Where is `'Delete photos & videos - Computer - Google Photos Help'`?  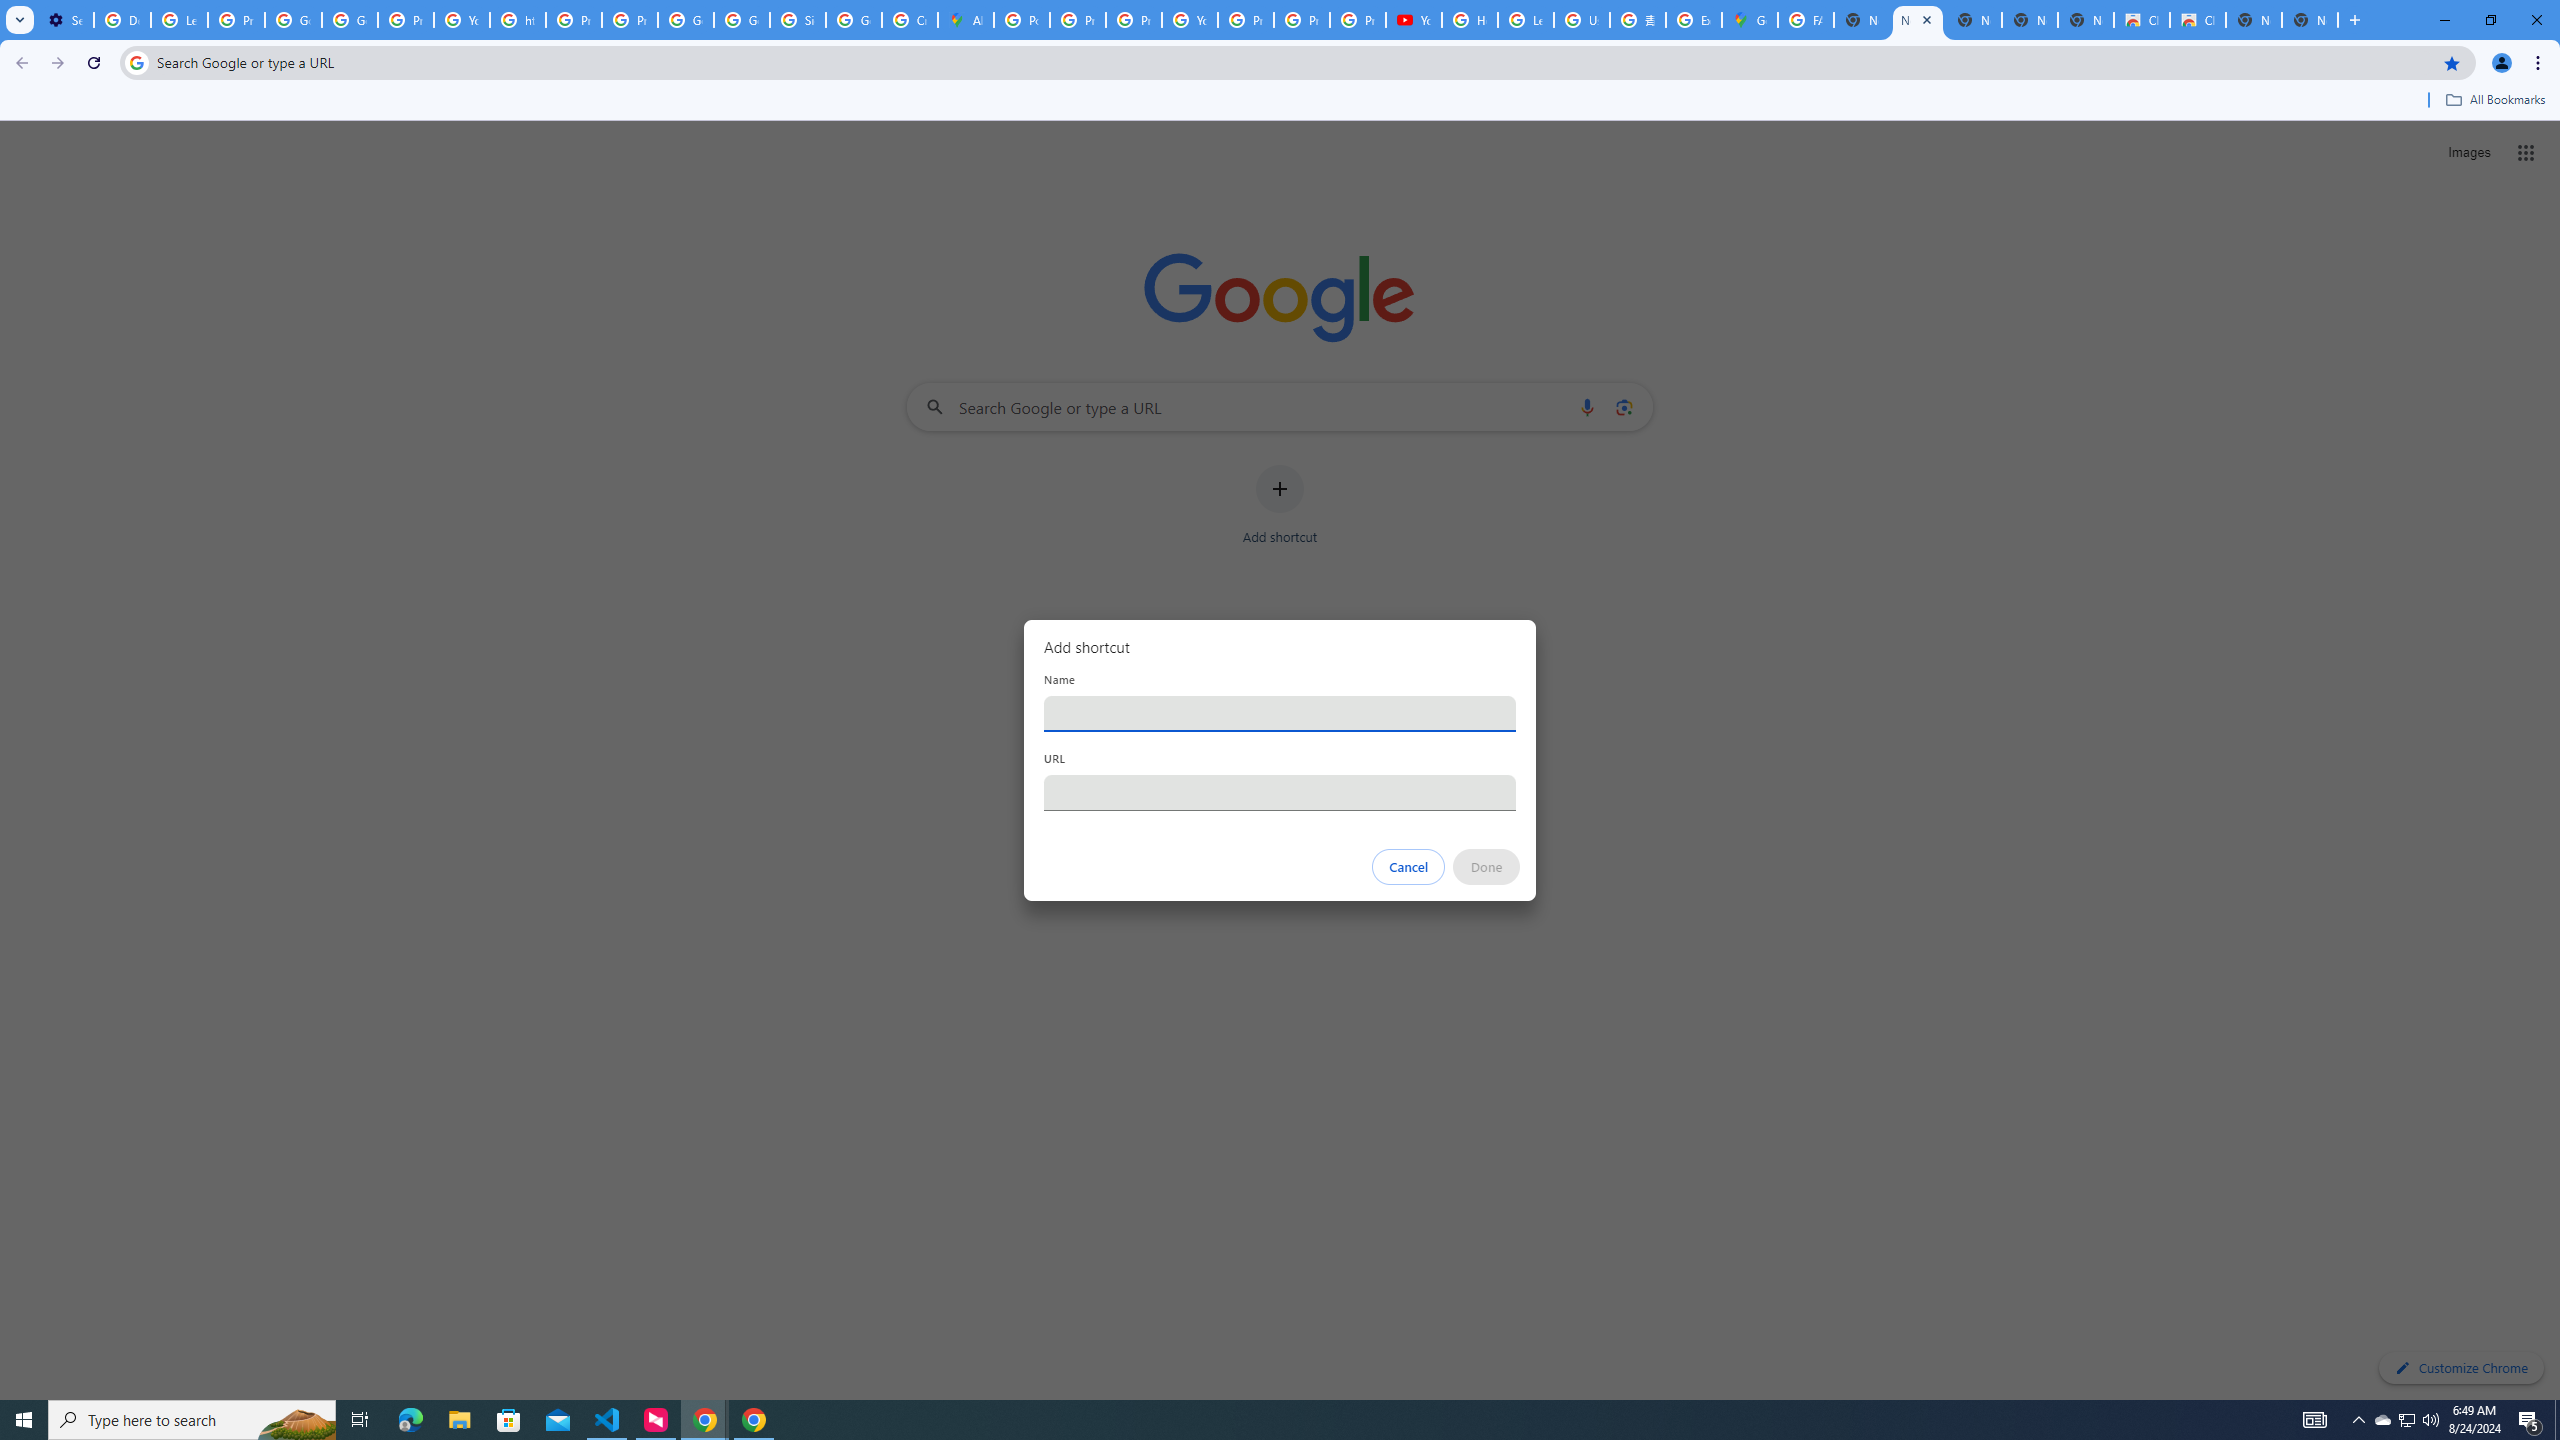
'Delete photos & videos - Computer - Google Photos Help' is located at coordinates (121, 19).